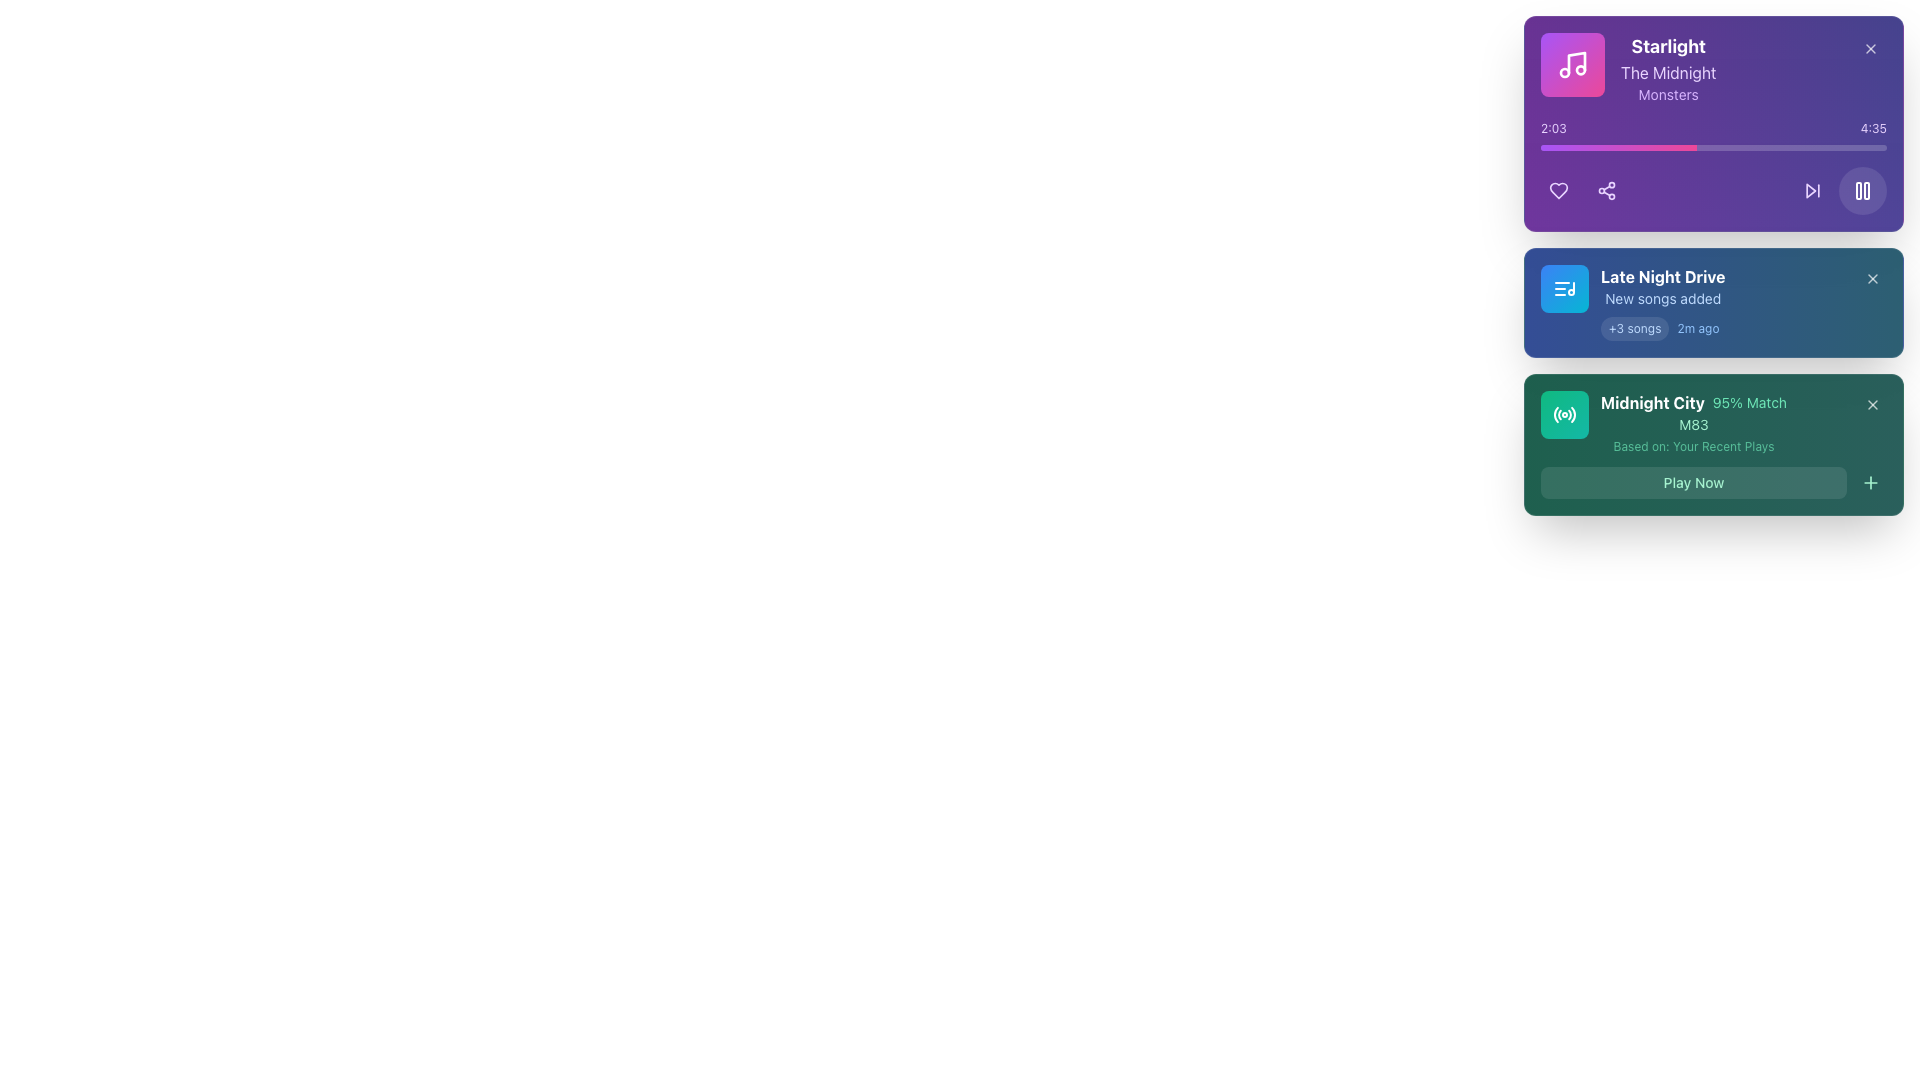  What do you see at coordinates (1712, 482) in the screenshot?
I see `the 'Play Now' button with a green gradient background and white text, located at the bottom of the 'Midnight City' song card` at bounding box center [1712, 482].